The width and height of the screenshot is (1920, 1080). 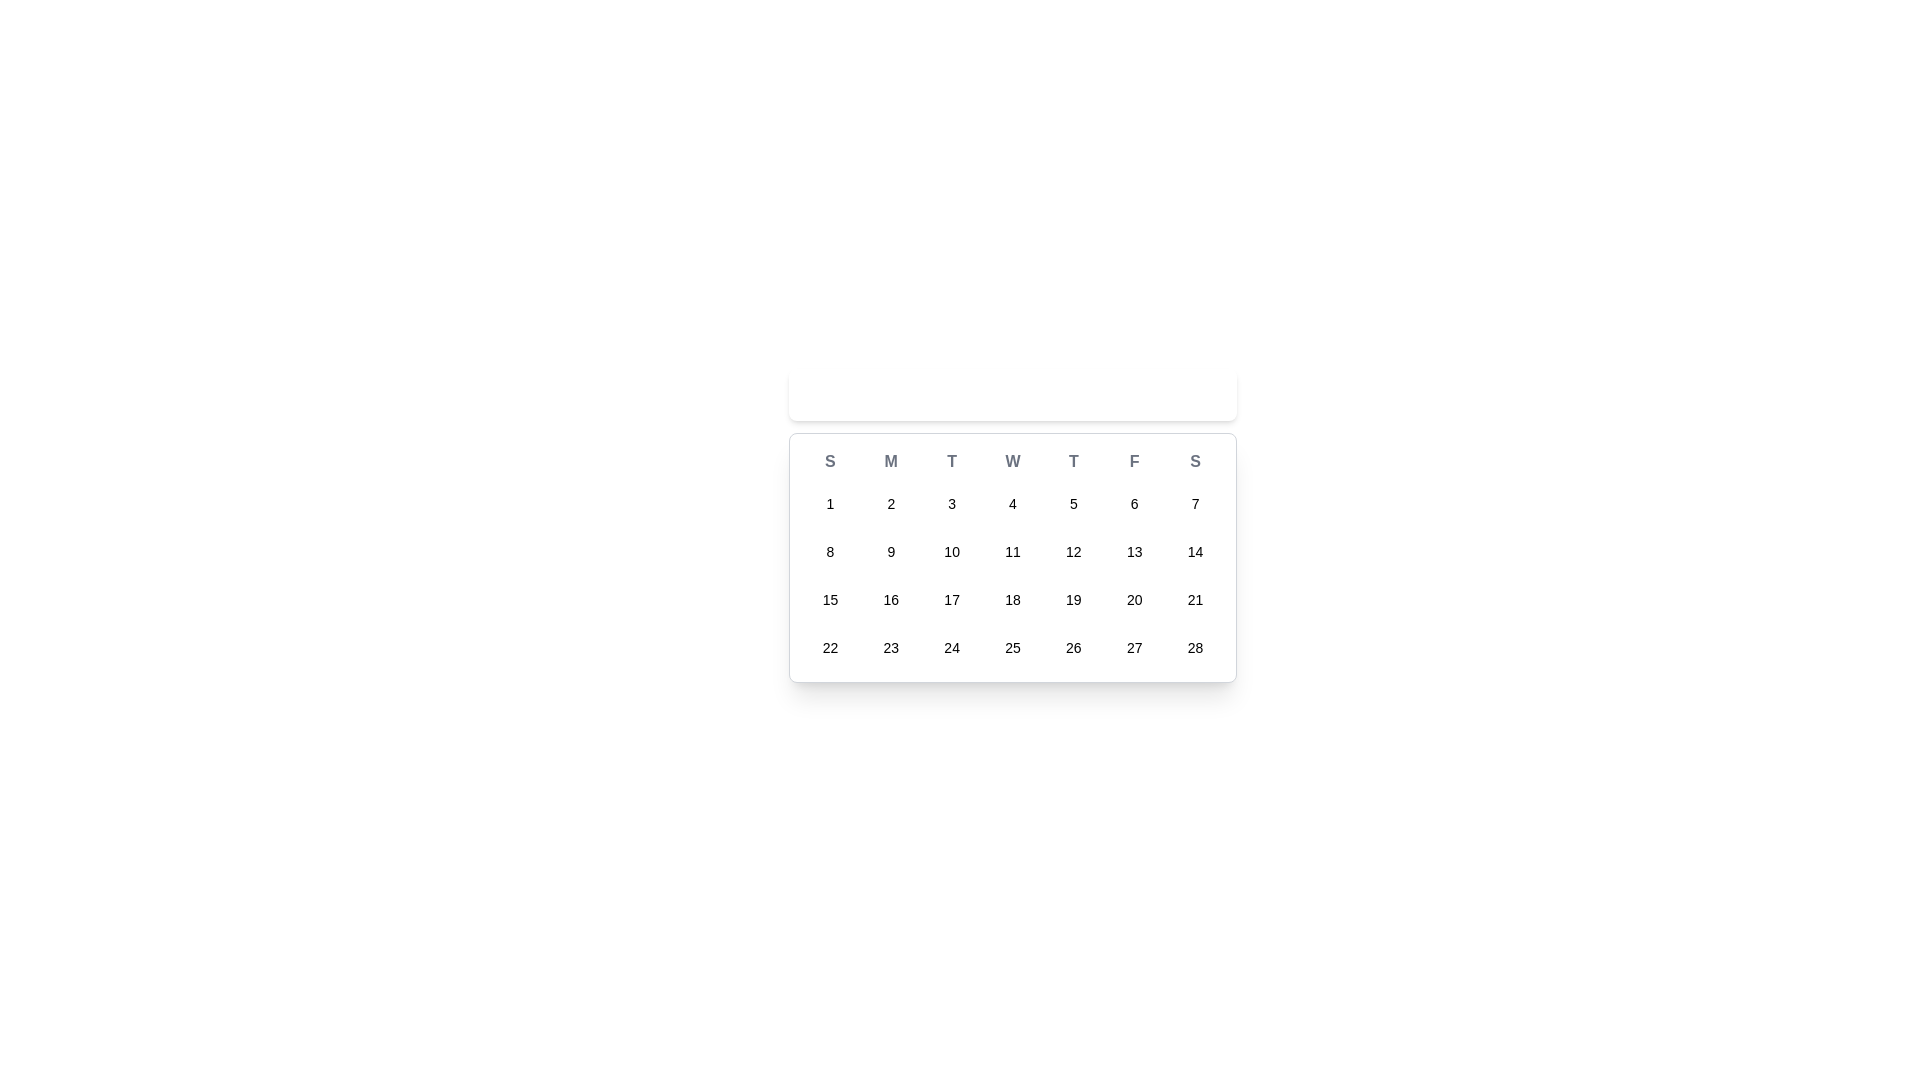 I want to click on the calendar date cell displaying '10' in bold black font, located in the third column and third row of the grid layout, so click(x=951, y=551).